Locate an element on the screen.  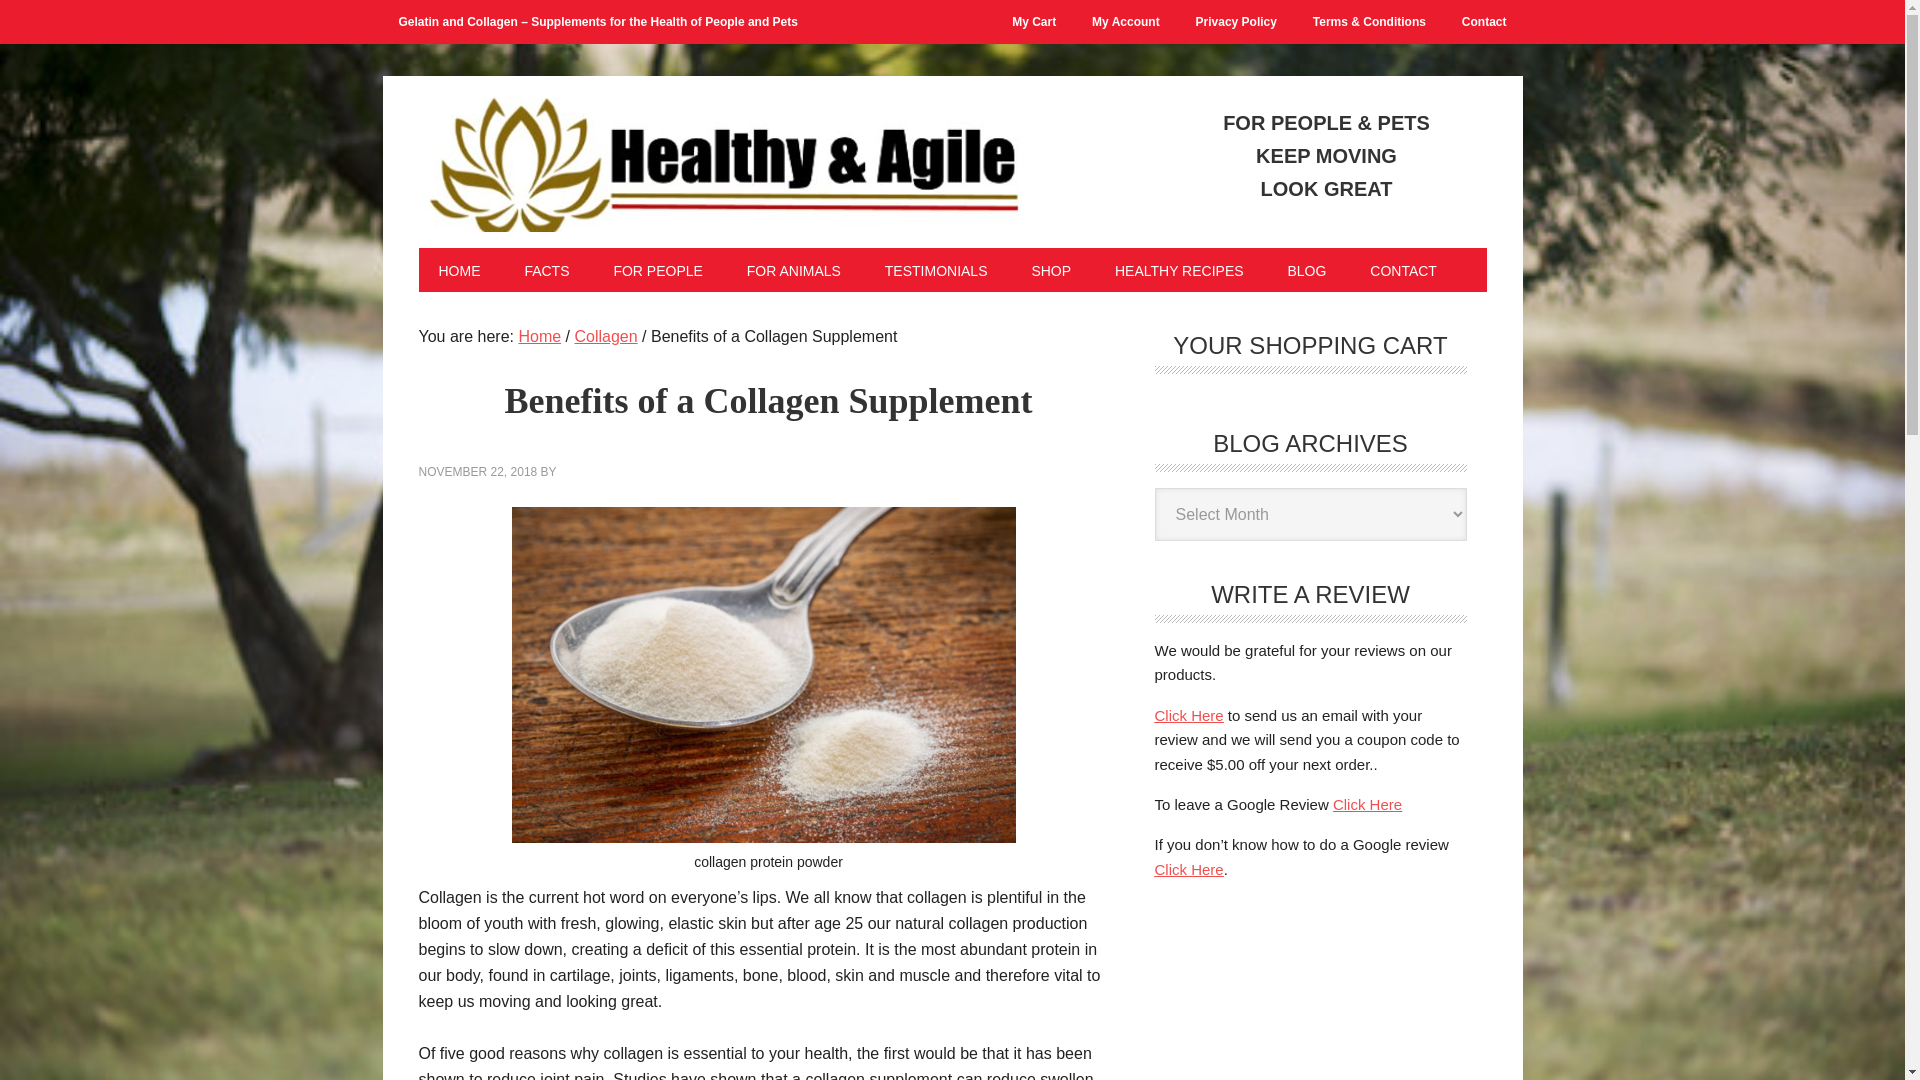
'Contact' is located at coordinates (1484, 22).